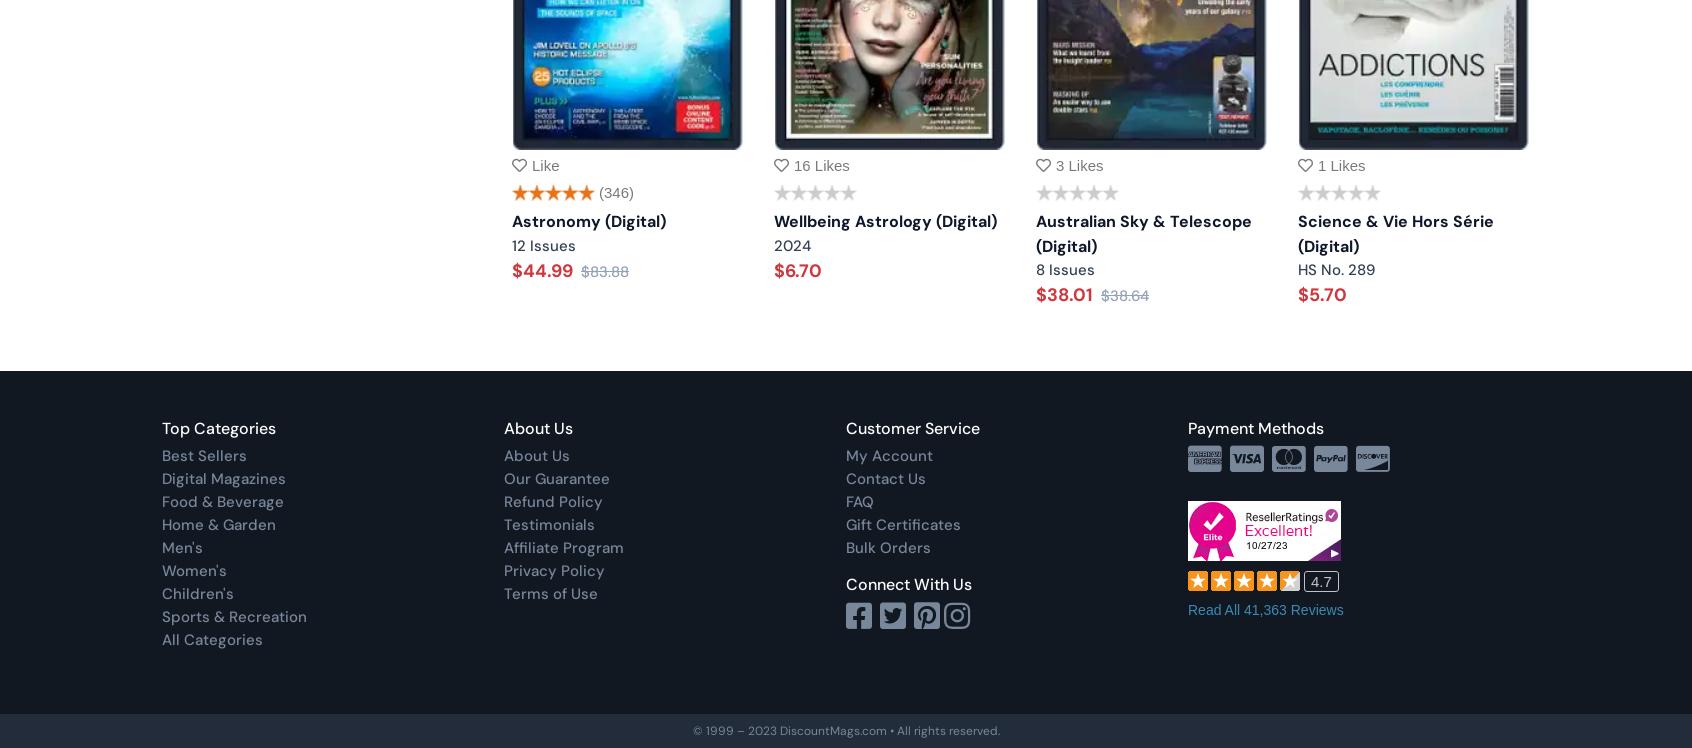 This screenshot has height=748, width=1692. What do you see at coordinates (193, 571) in the screenshot?
I see `'Women's'` at bounding box center [193, 571].